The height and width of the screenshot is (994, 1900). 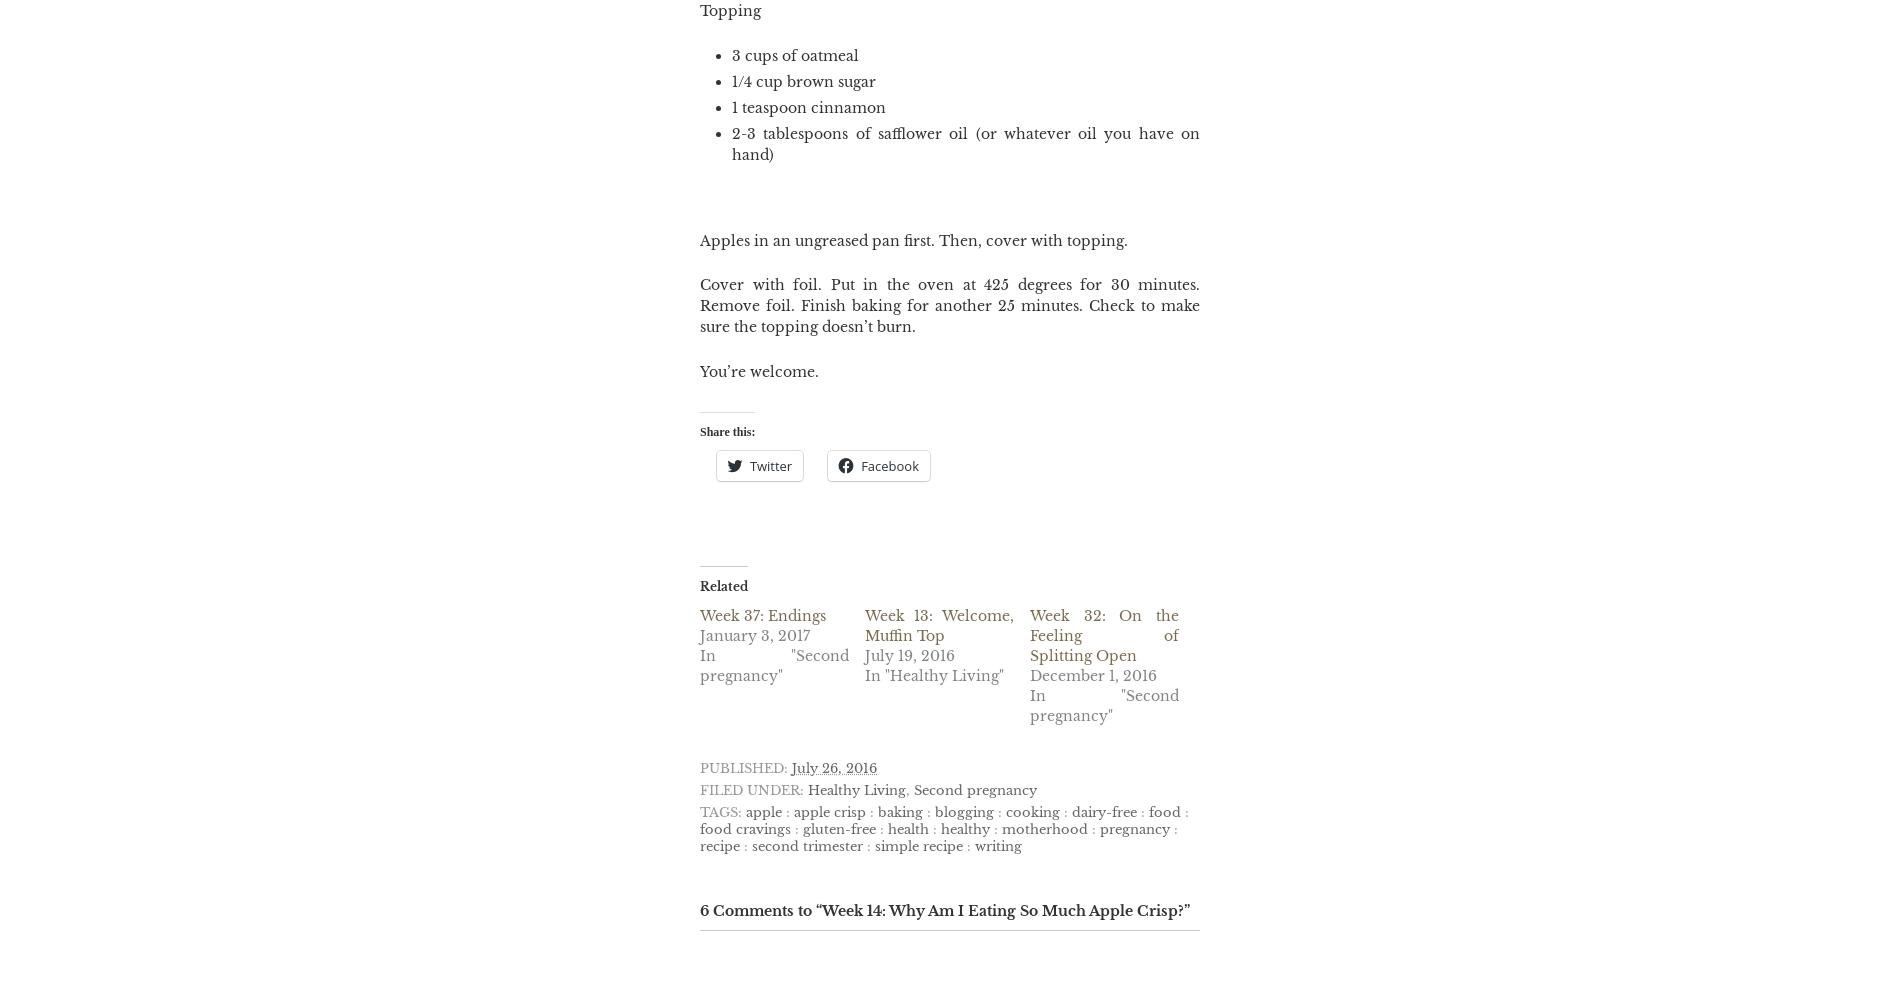 I want to click on '6 Comments to “Week 14: Why Am I Eating So Much Apple Crisp?”', so click(x=944, y=910).